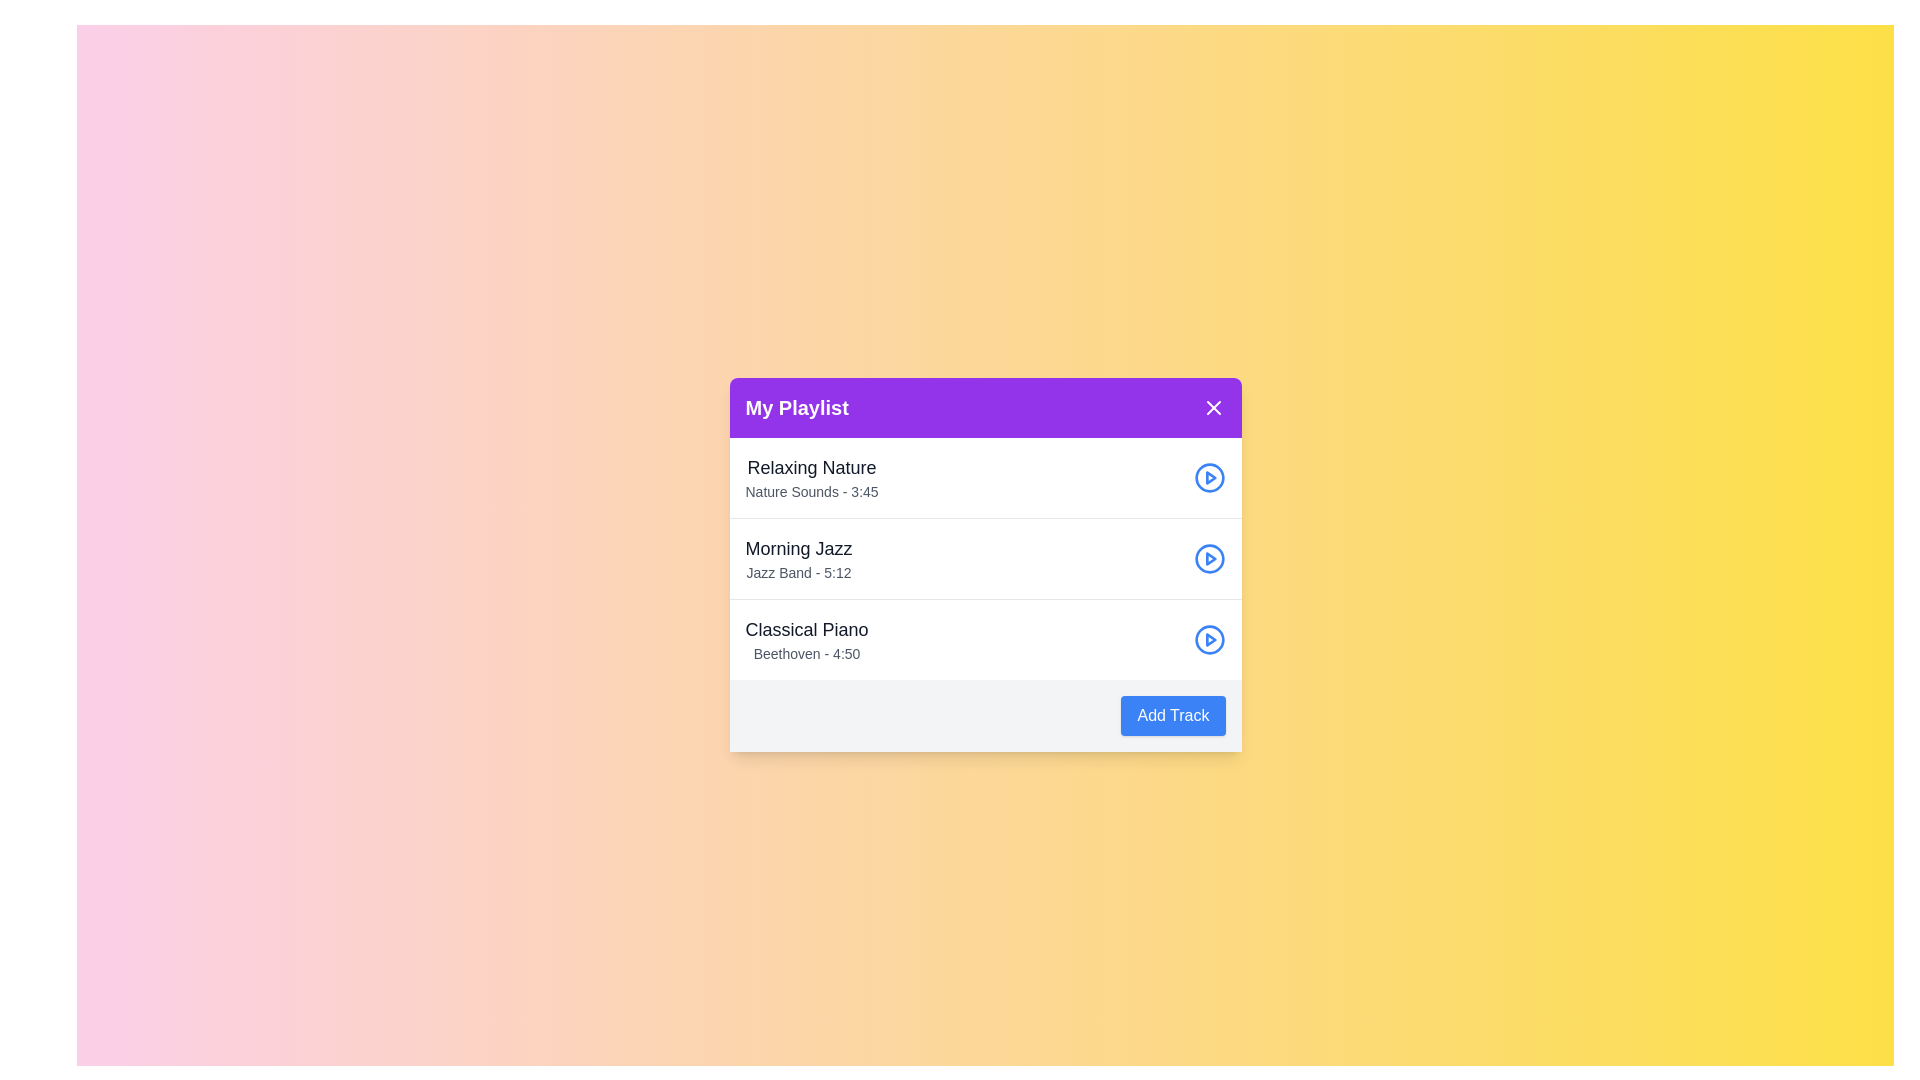  What do you see at coordinates (1208, 640) in the screenshot?
I see `the play icon of the song titled 'Classical Piano'` at bounding box center [1208, 640].